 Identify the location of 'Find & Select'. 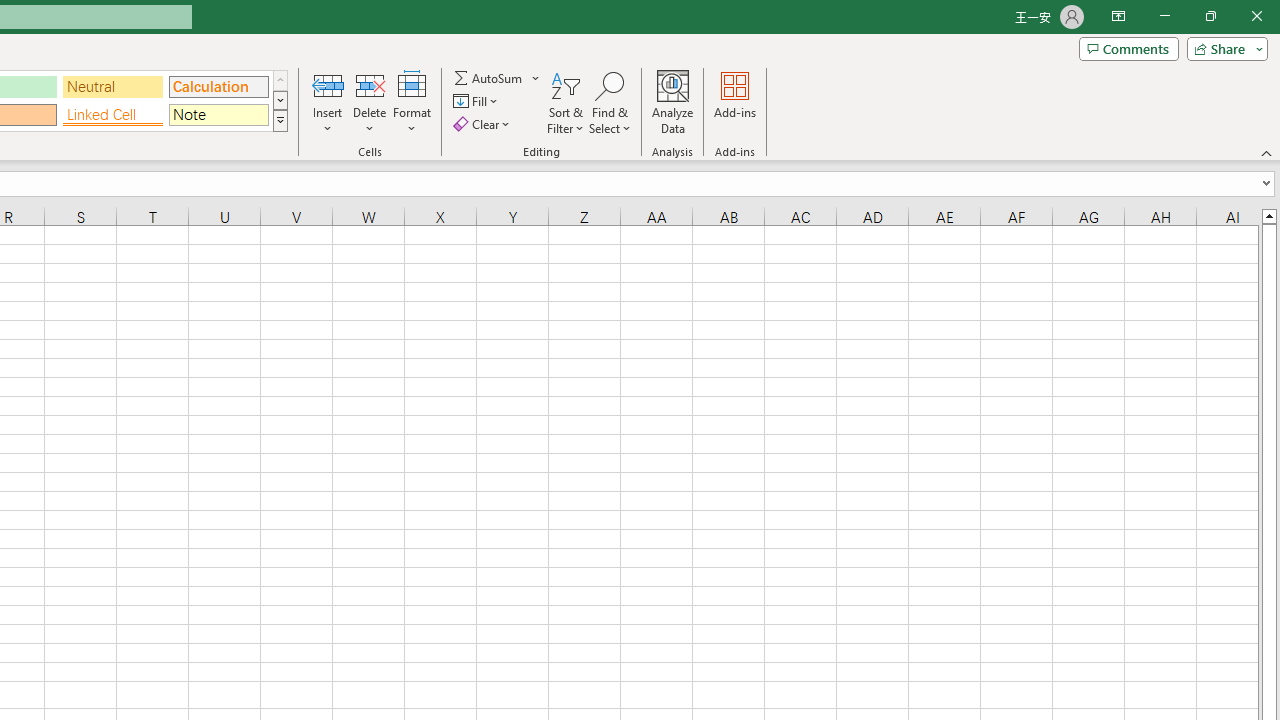
(609, 103).